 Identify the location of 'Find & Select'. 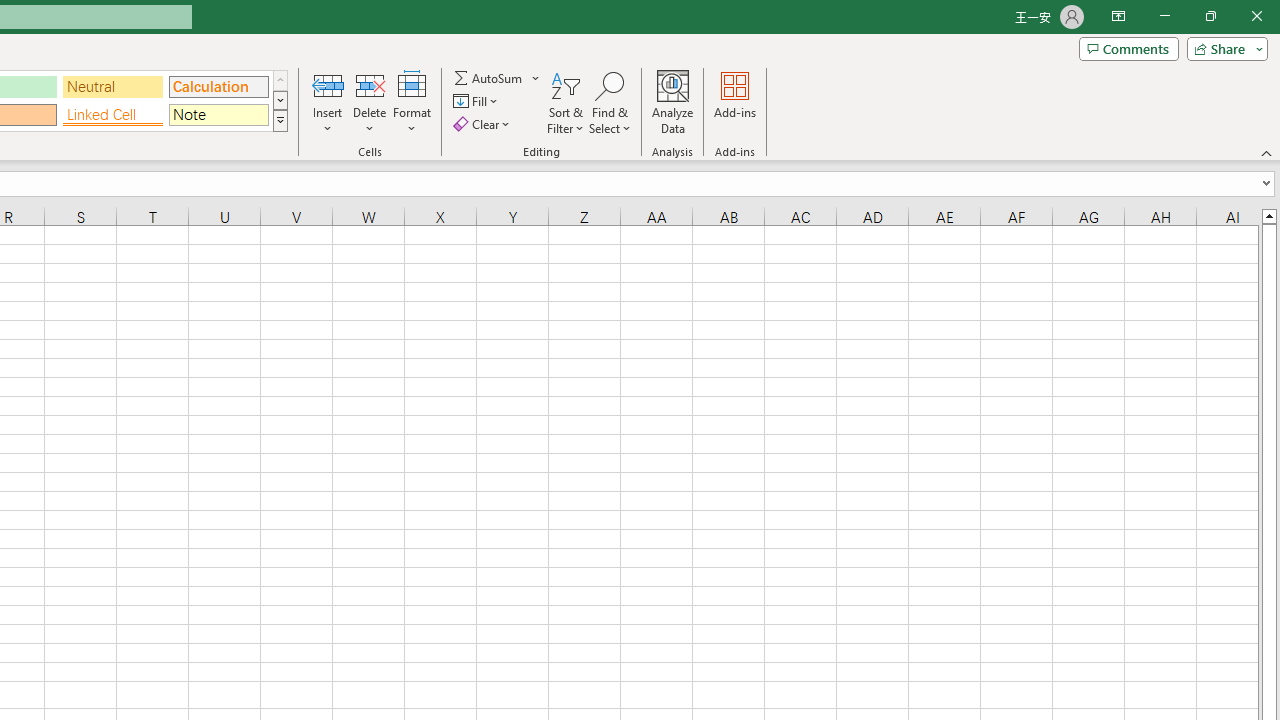
(609, 103).